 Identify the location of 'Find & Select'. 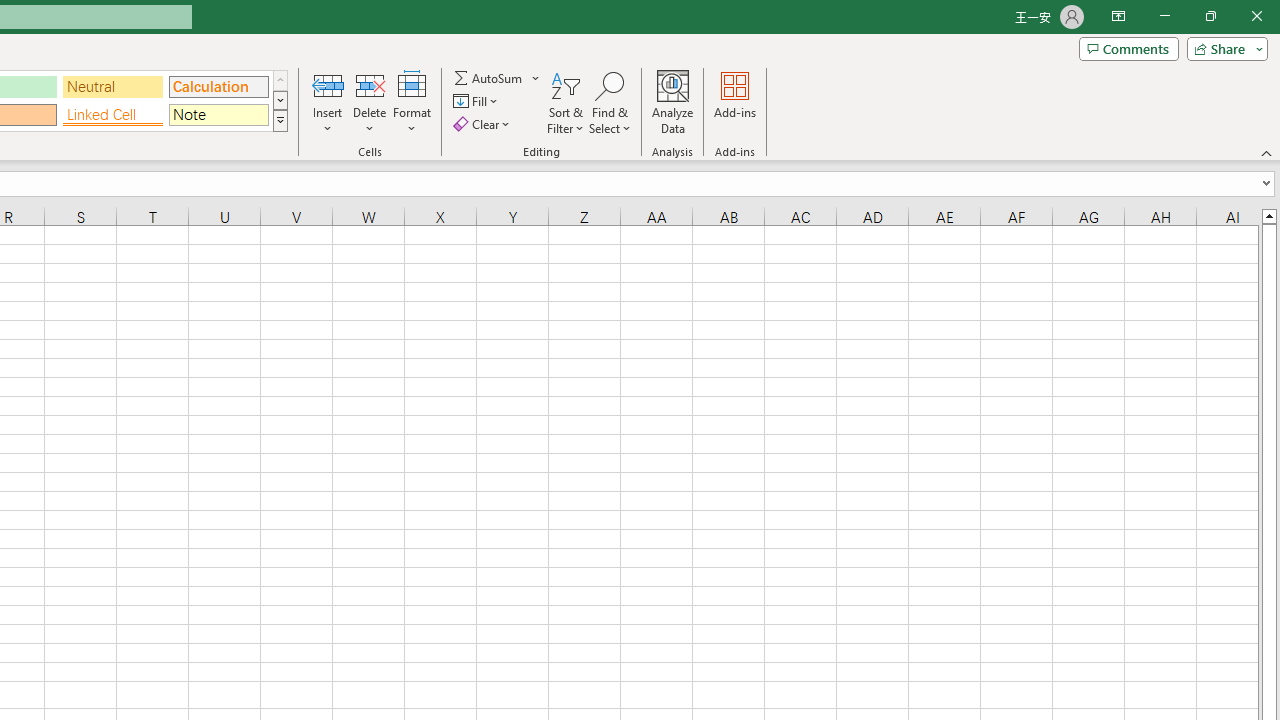
(609, 103).